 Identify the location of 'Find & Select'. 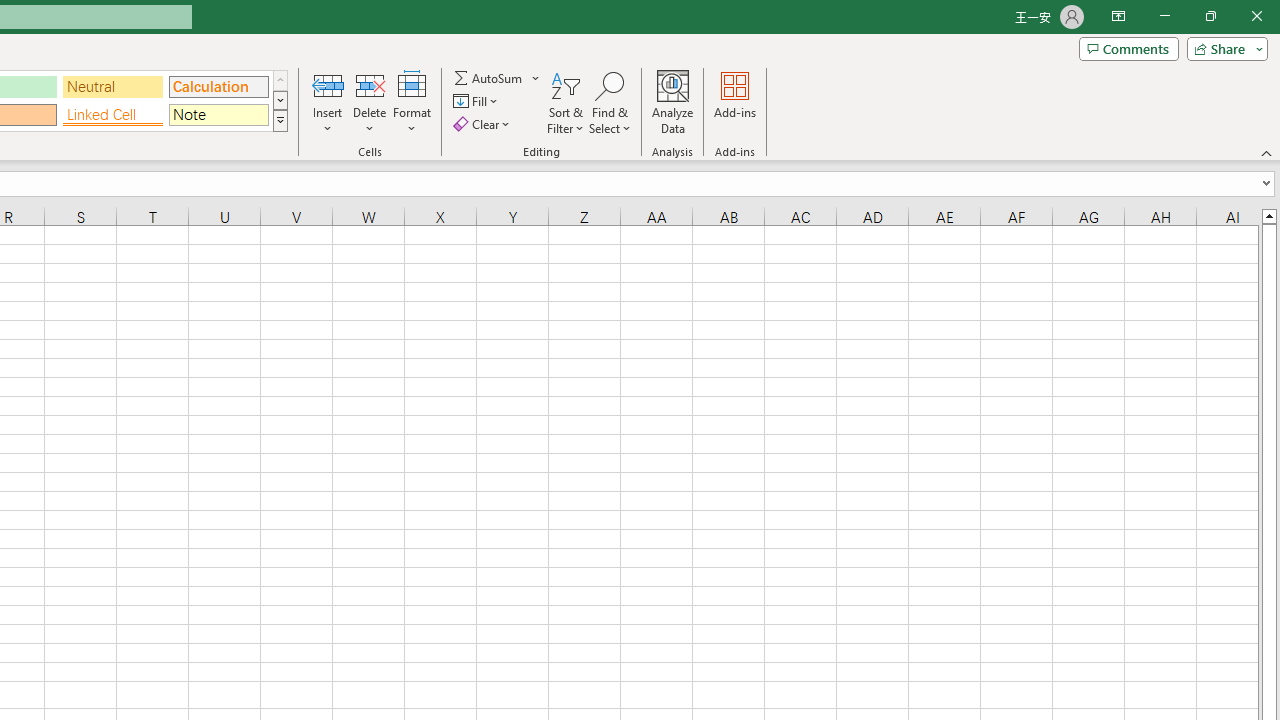
(609, 103).